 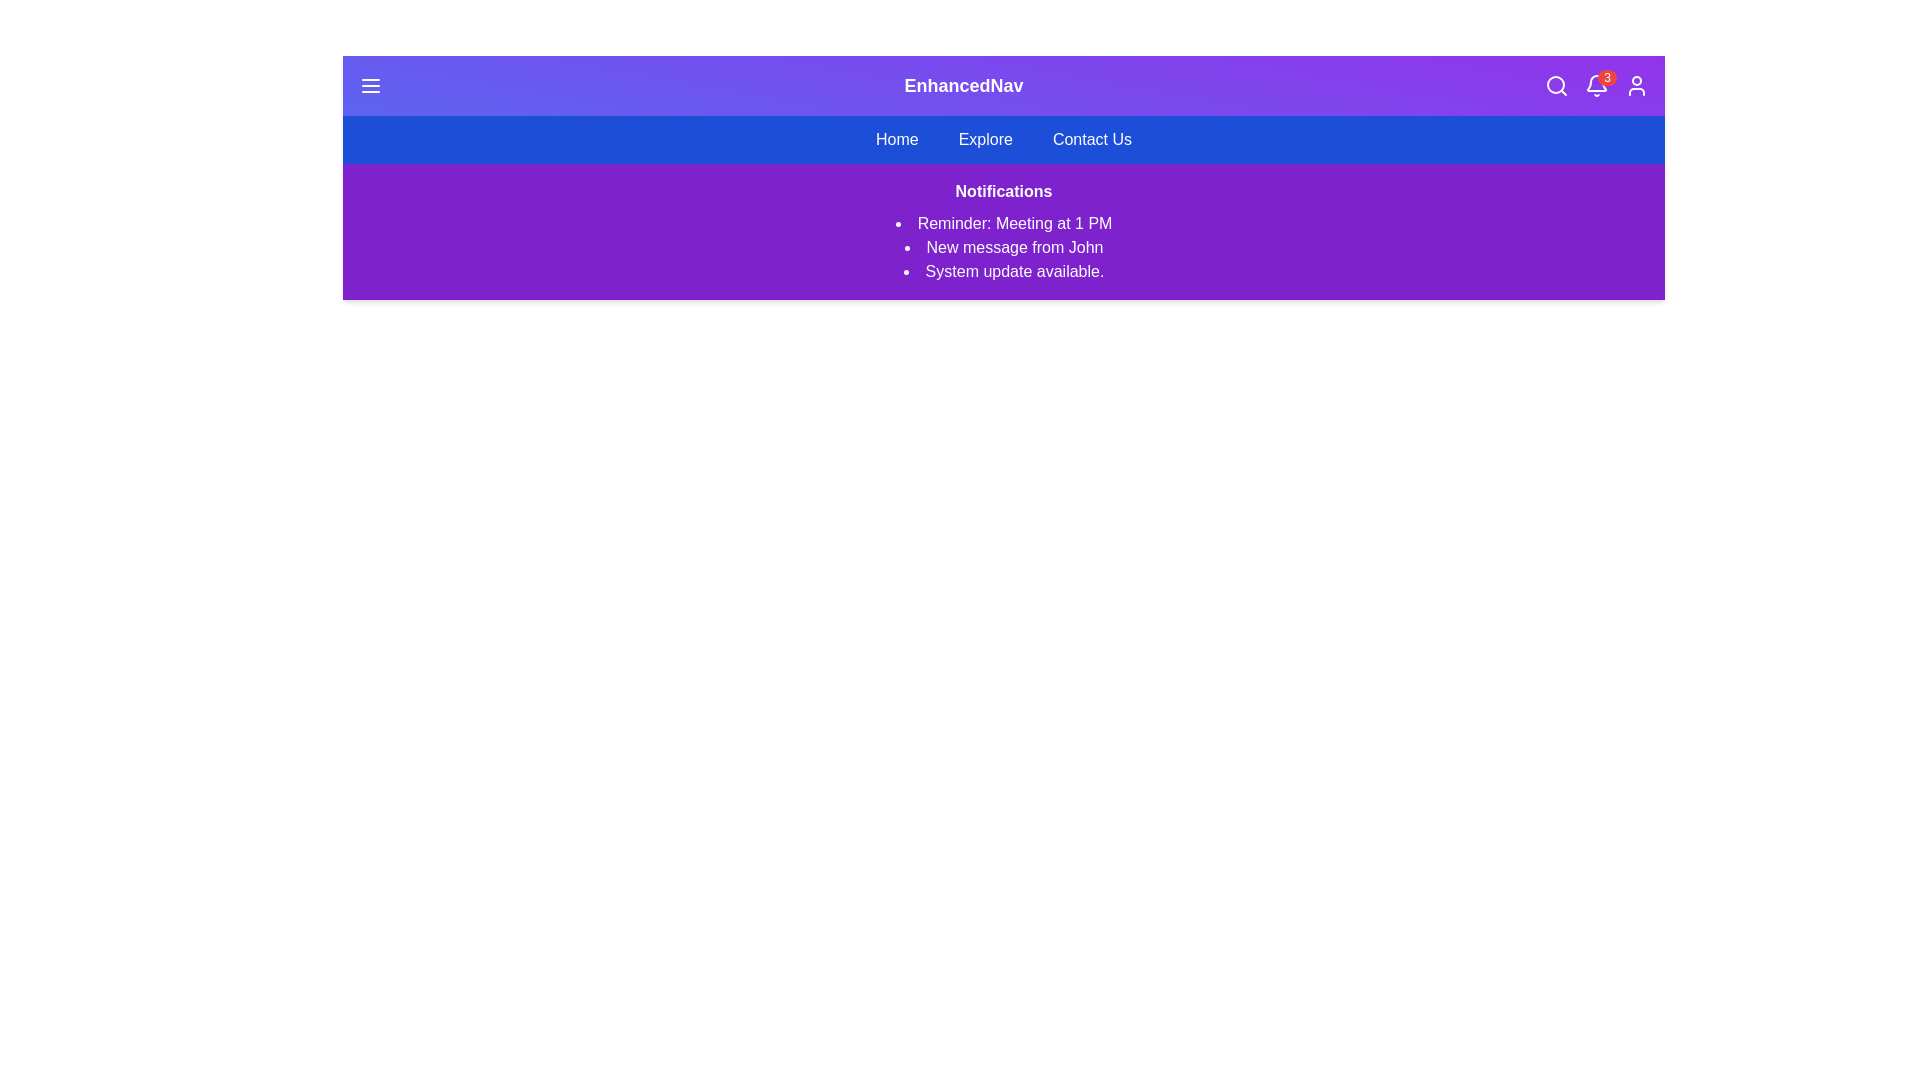 I want to click on the 'Explore' navigation option in the navigation bar, which has a blue background and white text, located below the 'EnhancedNav' header, so click(x=1003, y=138).